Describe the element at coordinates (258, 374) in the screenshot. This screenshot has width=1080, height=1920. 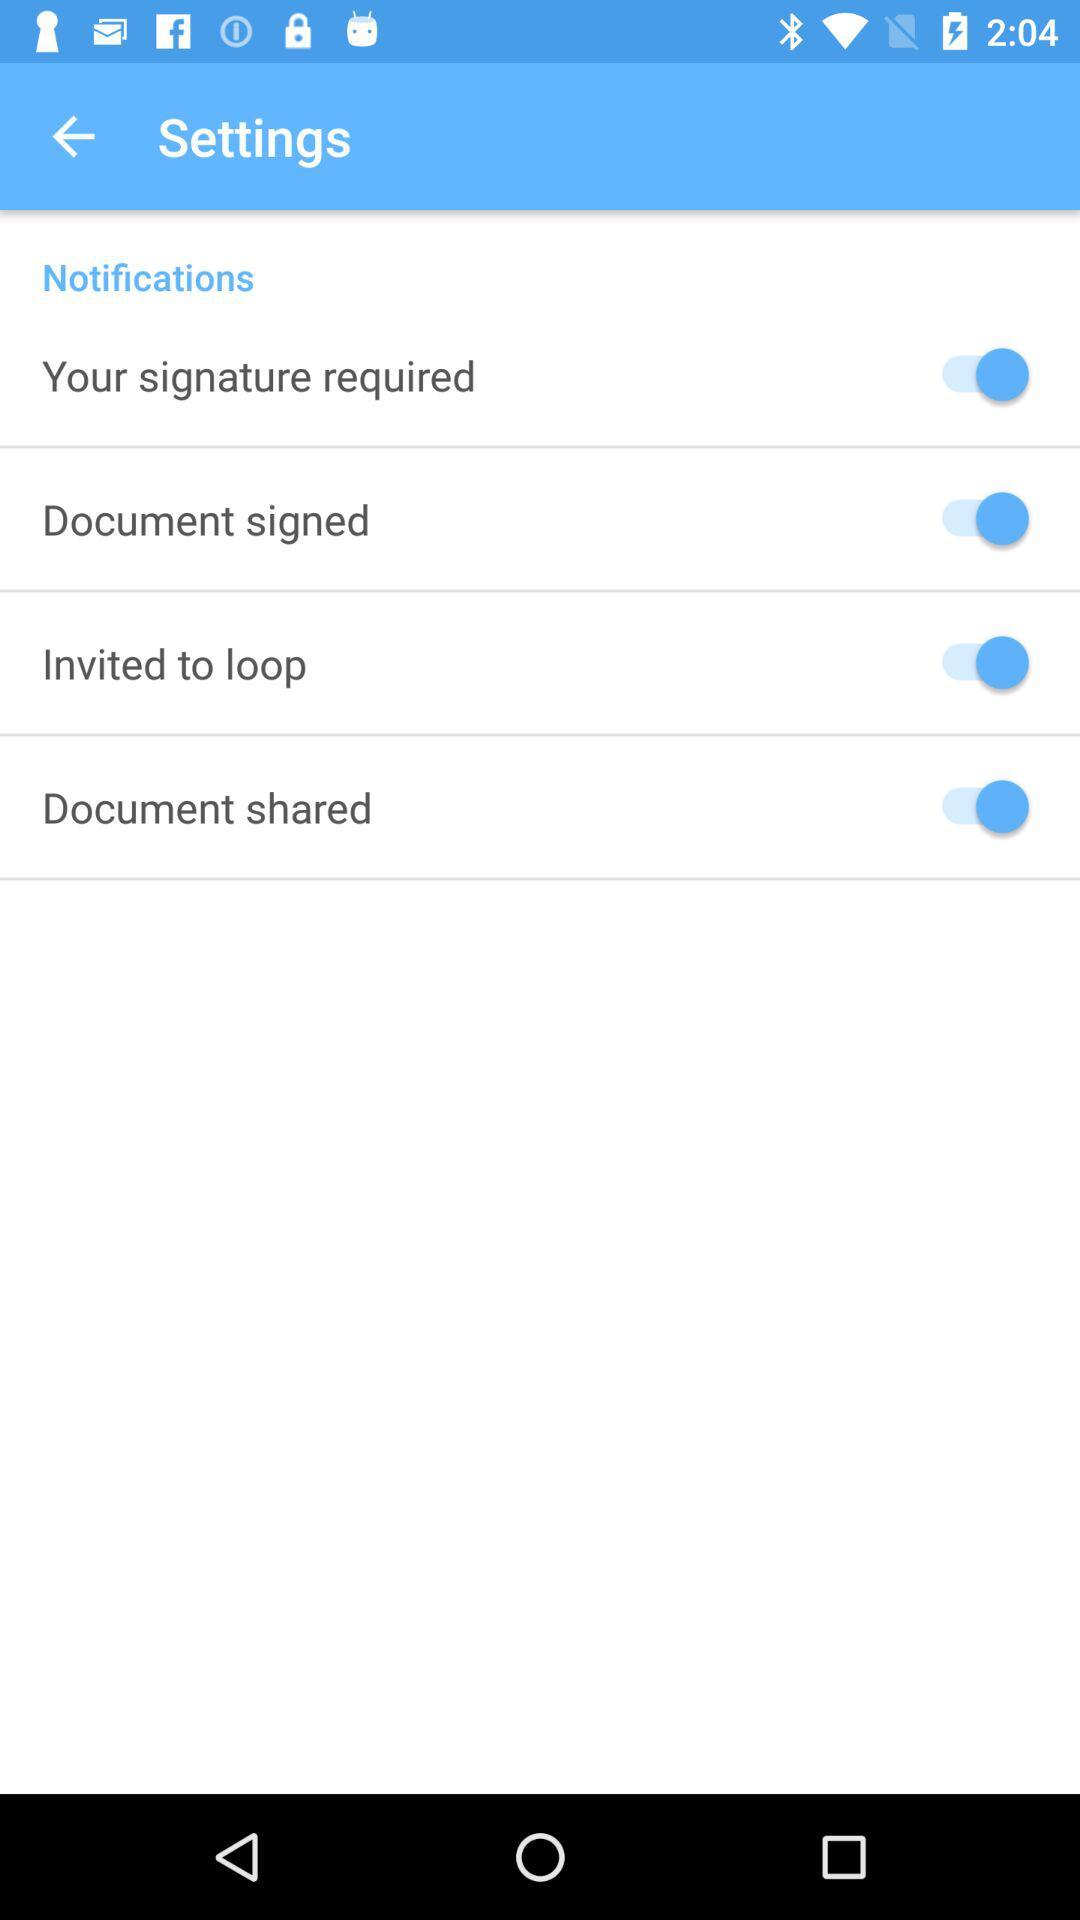
I see `the your signature required icon` at that location.